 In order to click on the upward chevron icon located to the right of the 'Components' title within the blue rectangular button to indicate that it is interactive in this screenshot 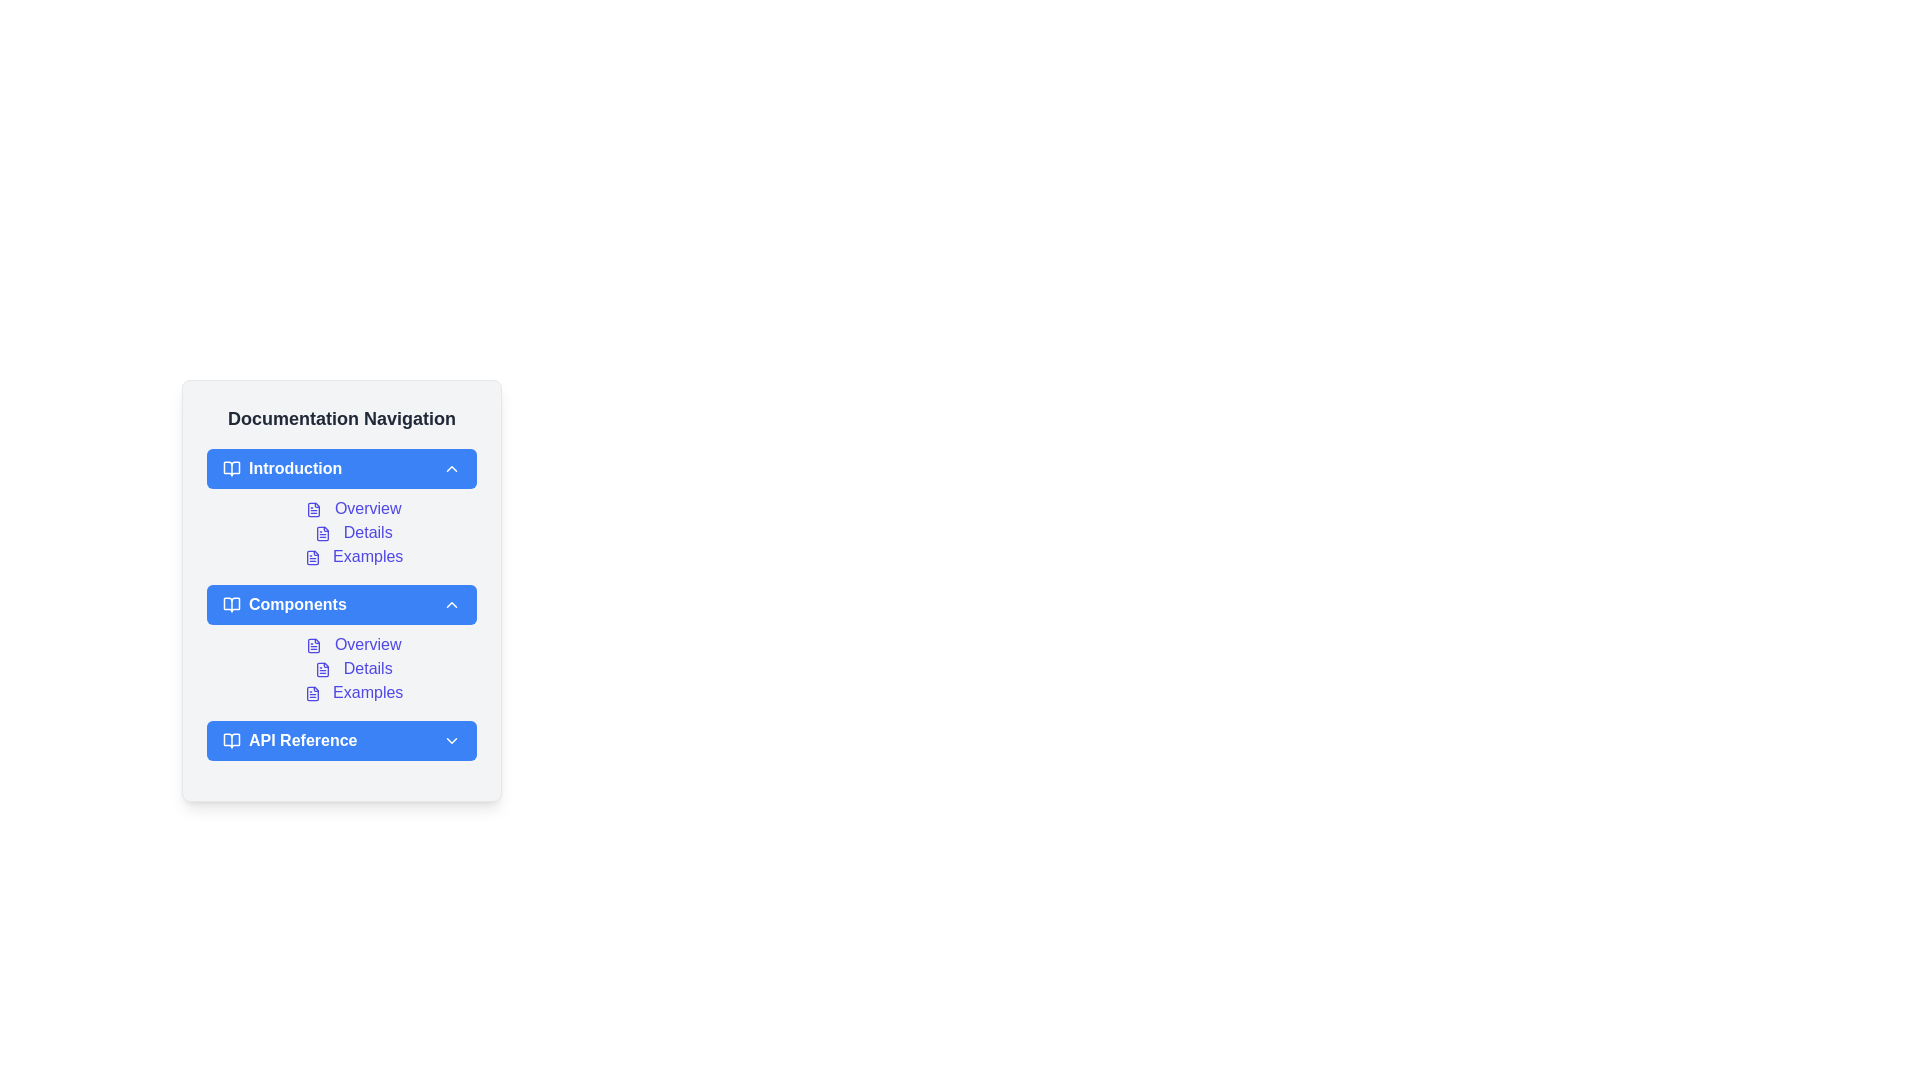, I will do `click(450, 604)`.